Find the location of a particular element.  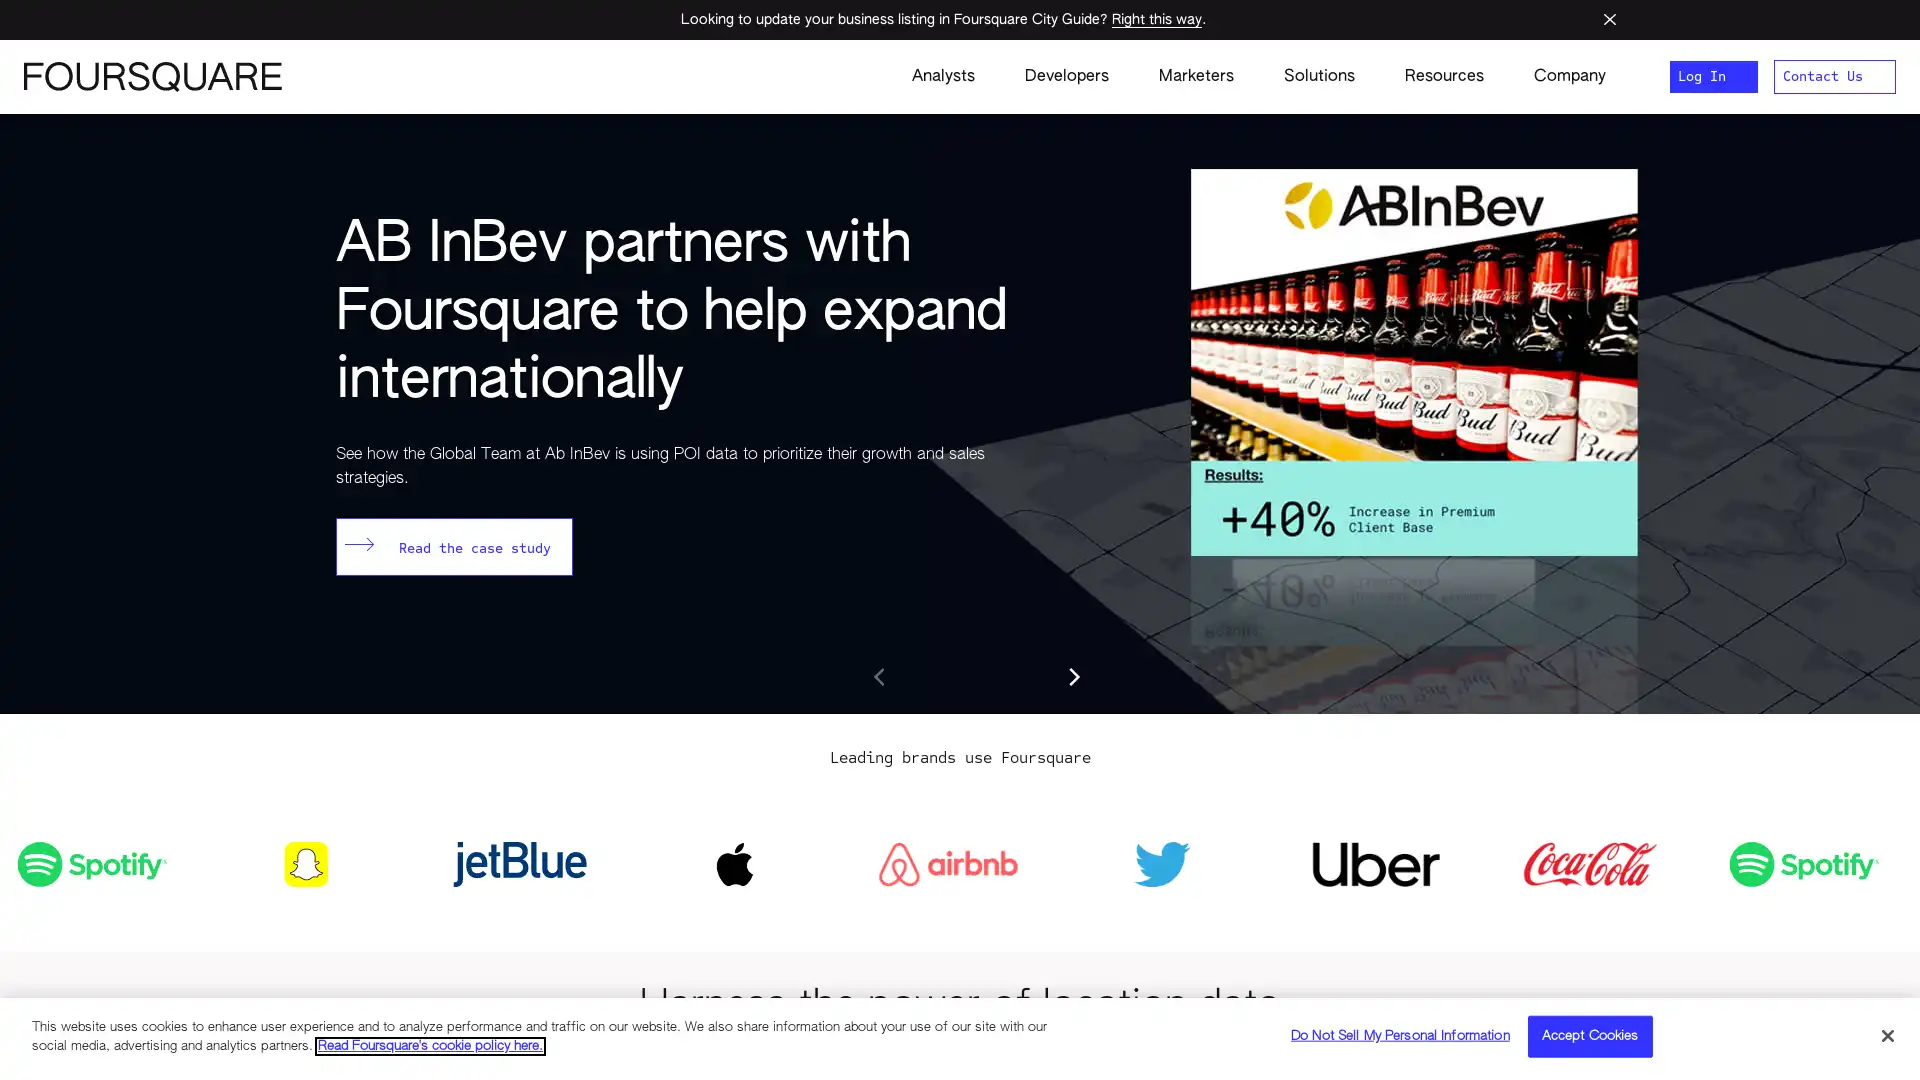

Previous is located at coordinates (880, 676).